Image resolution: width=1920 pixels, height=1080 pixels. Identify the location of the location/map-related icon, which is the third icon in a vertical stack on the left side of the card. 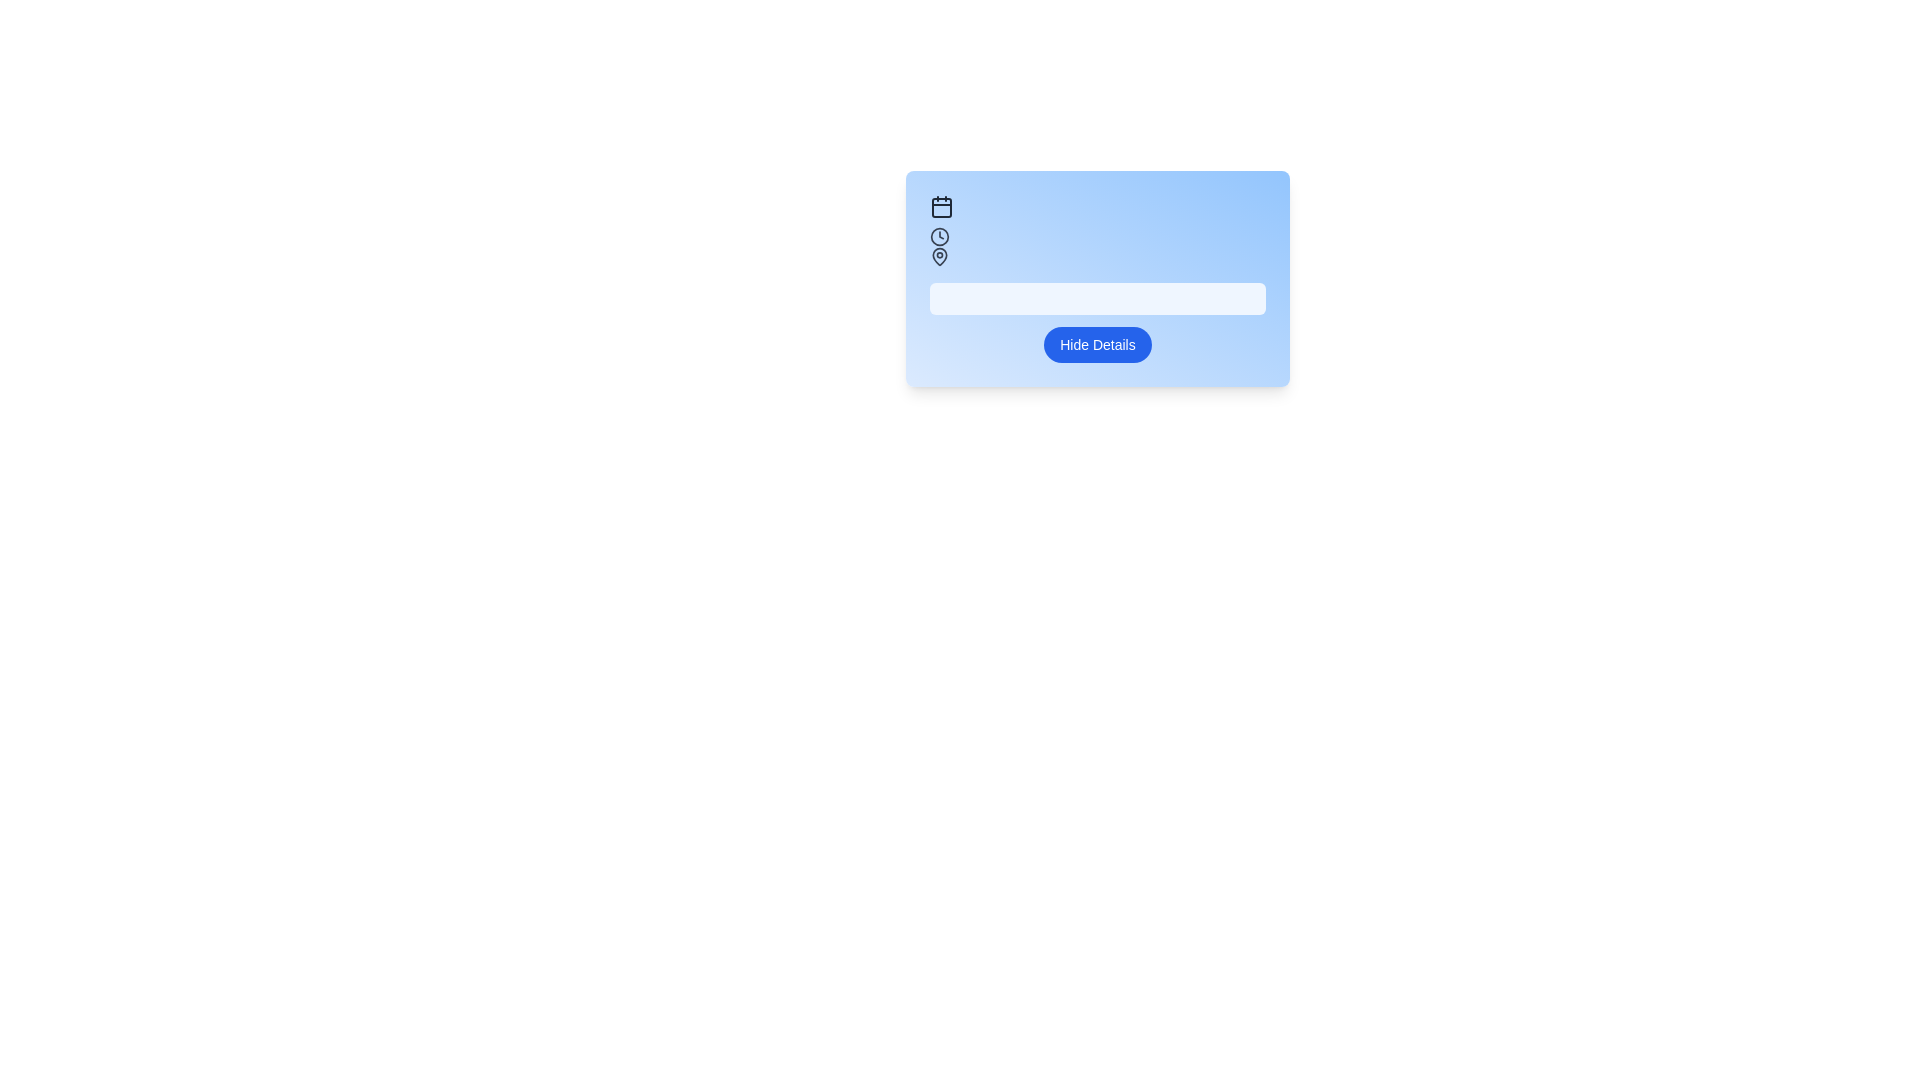
(939, 256).